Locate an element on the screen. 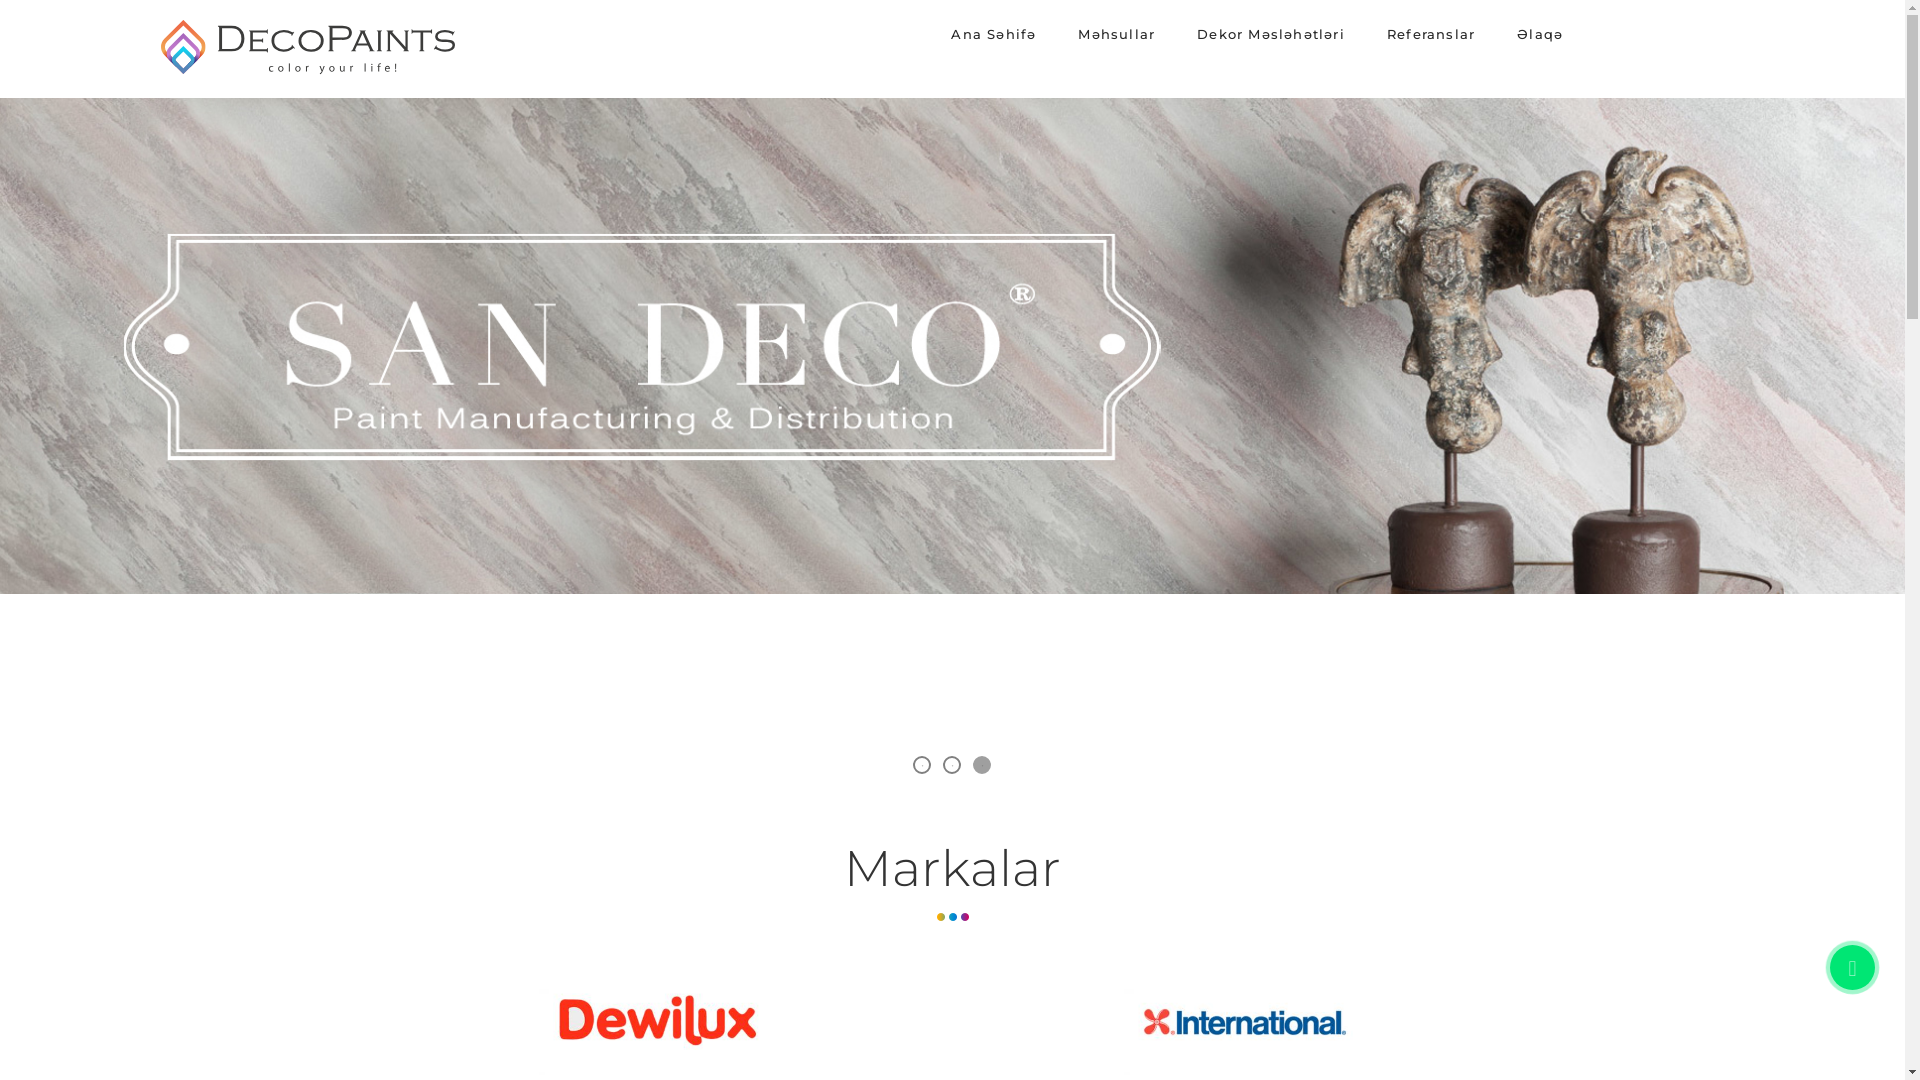 Image resolution: width=1920 pixels, height=1080 pixels. 'International' is located at coordinates (1118, 1025).